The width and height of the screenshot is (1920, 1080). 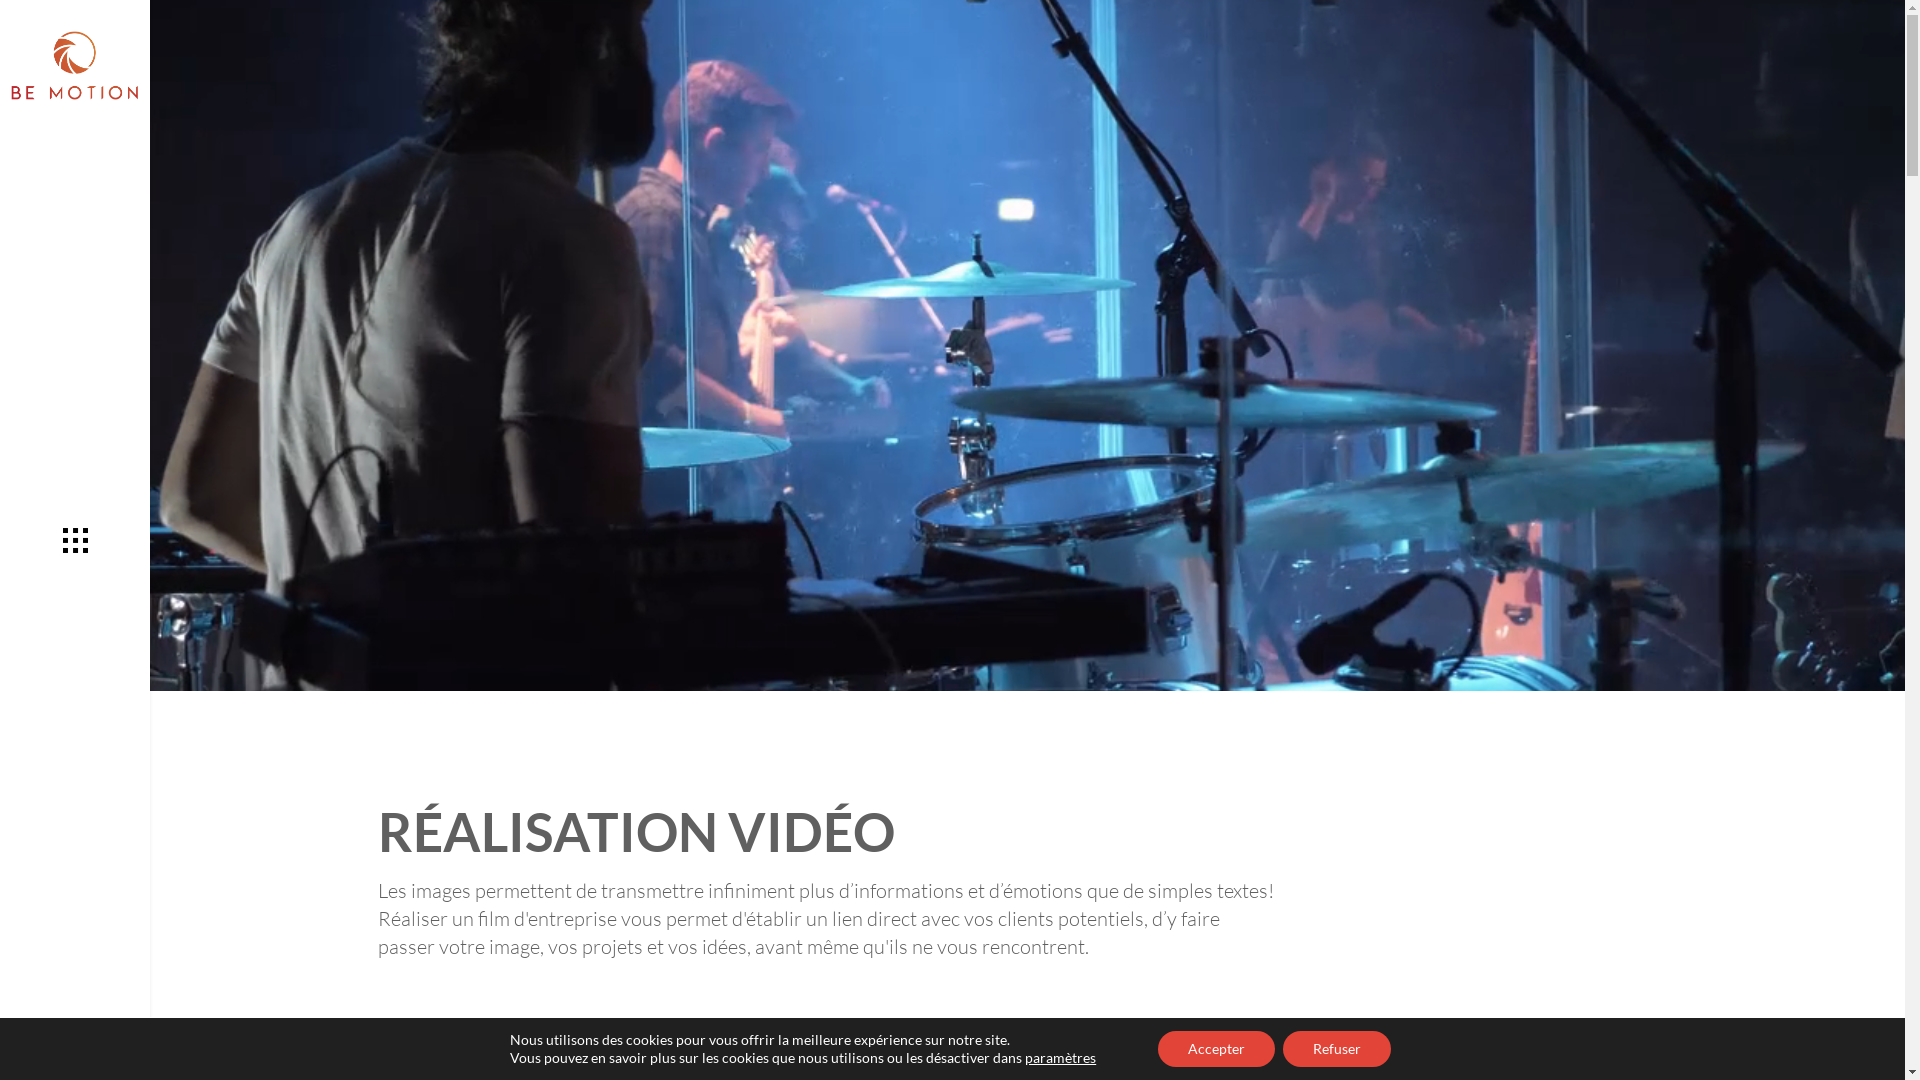 What do you see at coordinates (1282, 1048) in the screenshot?
I see `'Refuser'` at bounding box center [1282, 1048].